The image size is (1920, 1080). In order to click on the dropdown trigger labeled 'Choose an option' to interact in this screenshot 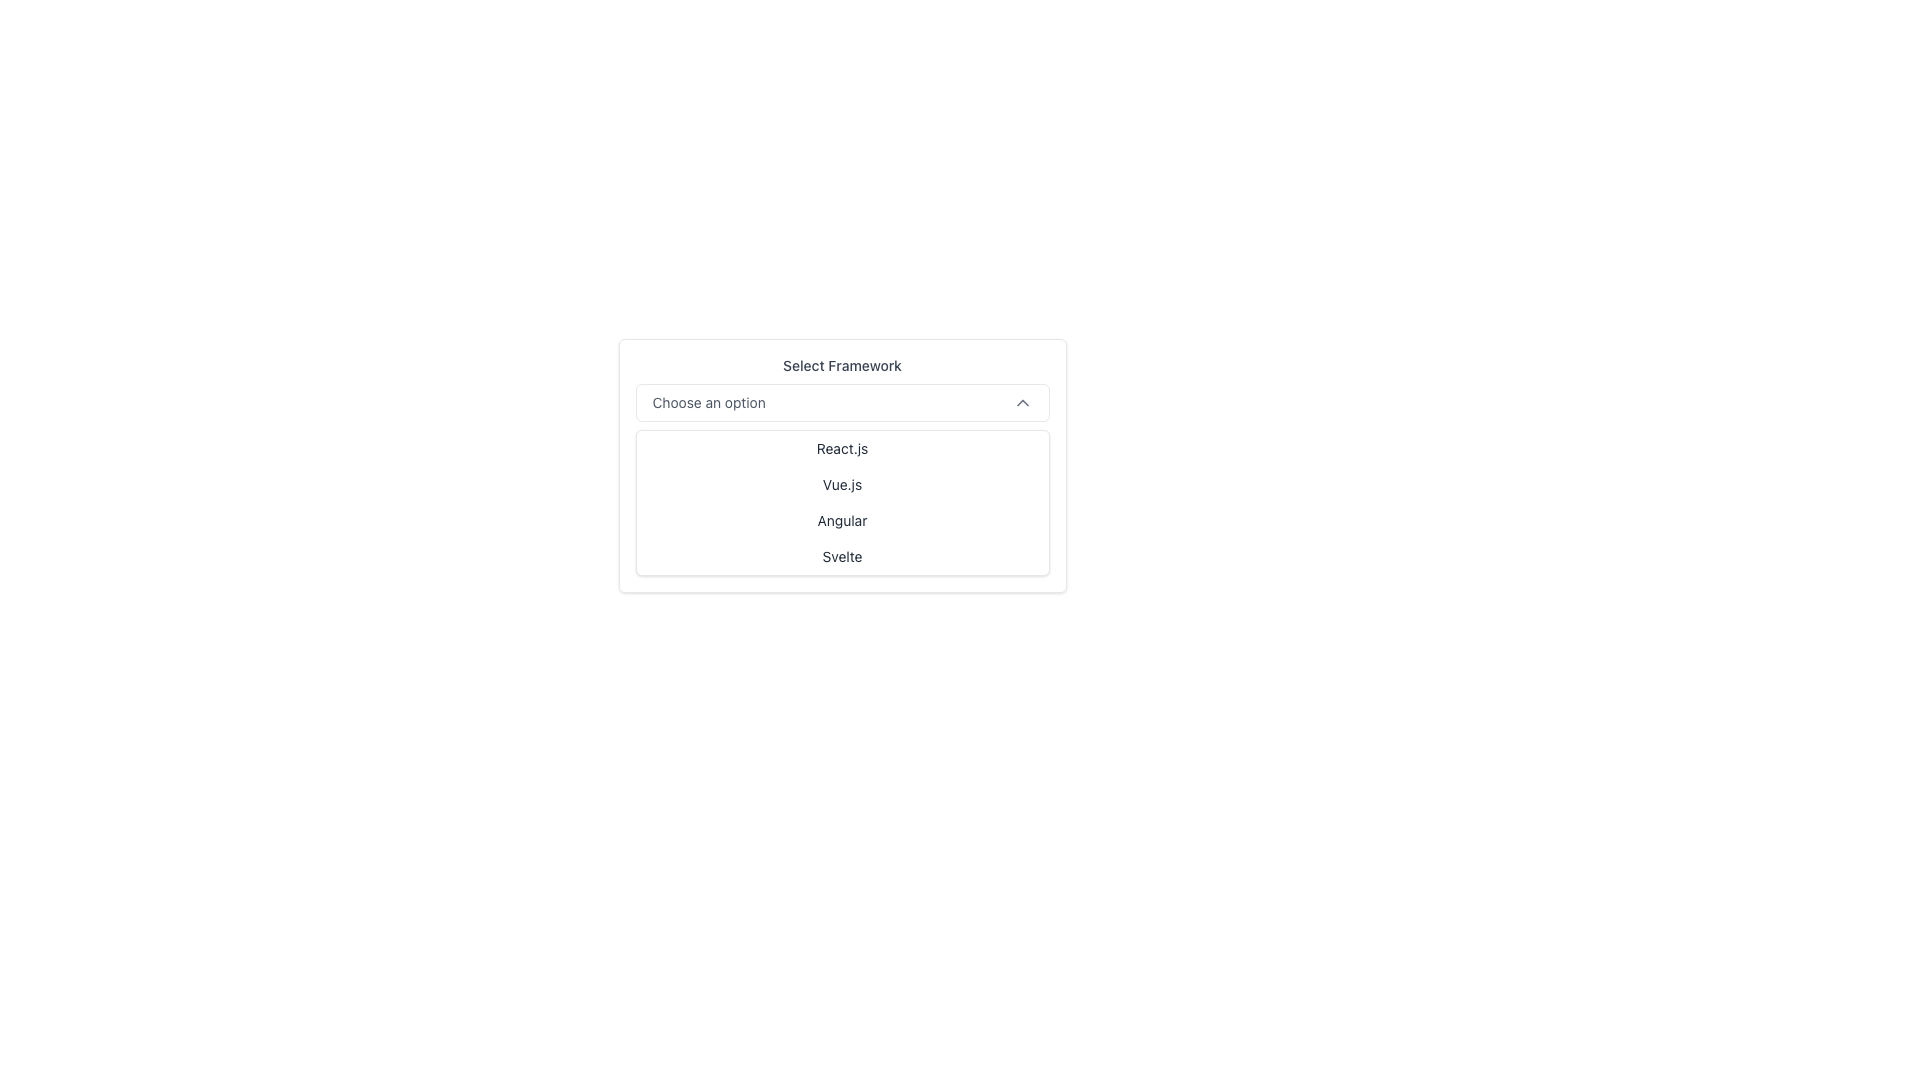, I will do `click(842, 402)`.